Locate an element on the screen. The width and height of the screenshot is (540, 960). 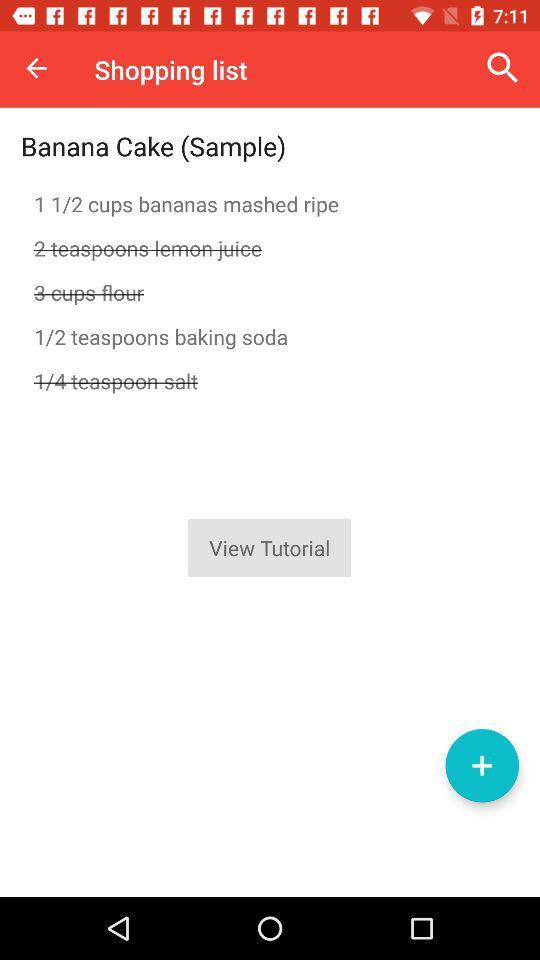
the item next to the shopping list is located at coordinates (502, 68).